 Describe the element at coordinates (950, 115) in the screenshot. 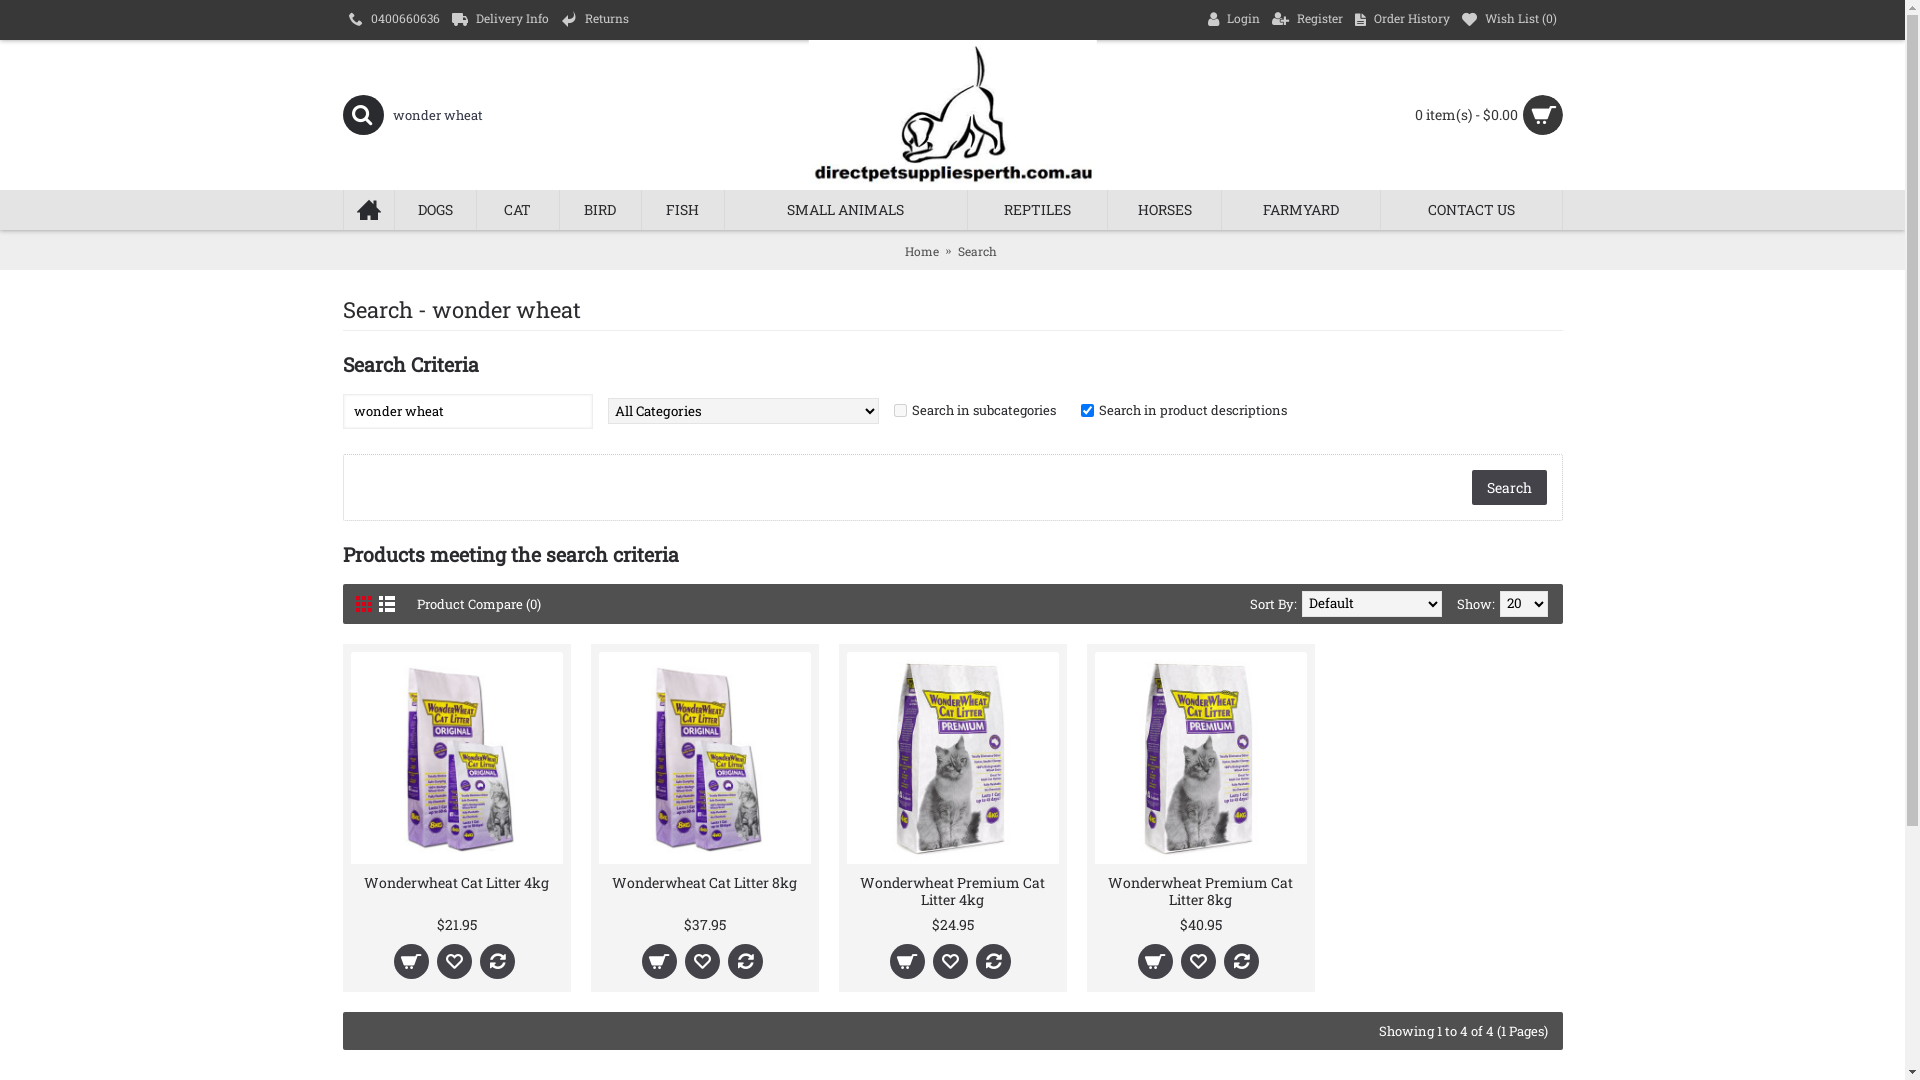

I see `'Direct Pet Supplies Perth'` at that location.